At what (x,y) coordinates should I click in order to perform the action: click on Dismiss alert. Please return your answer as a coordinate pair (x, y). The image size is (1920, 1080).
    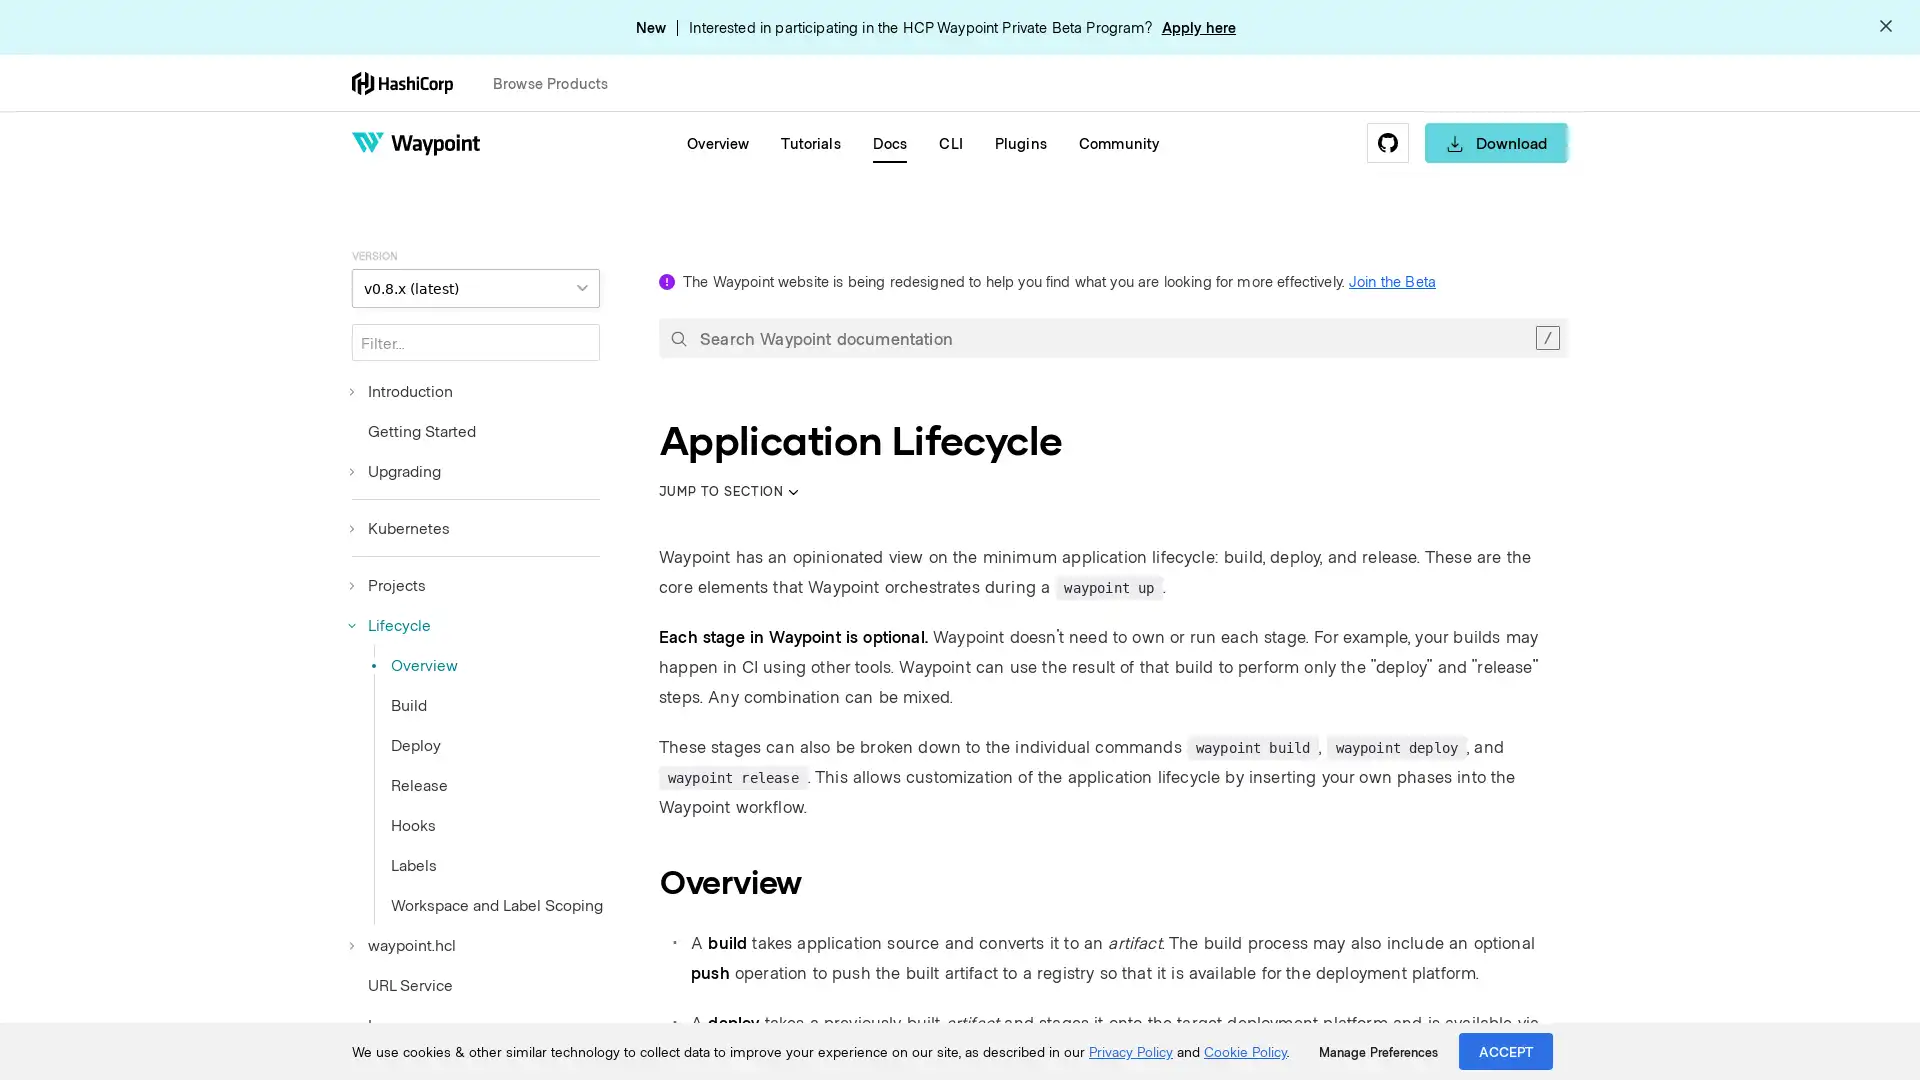
    Looking at the image, I should click on (1885, 27).